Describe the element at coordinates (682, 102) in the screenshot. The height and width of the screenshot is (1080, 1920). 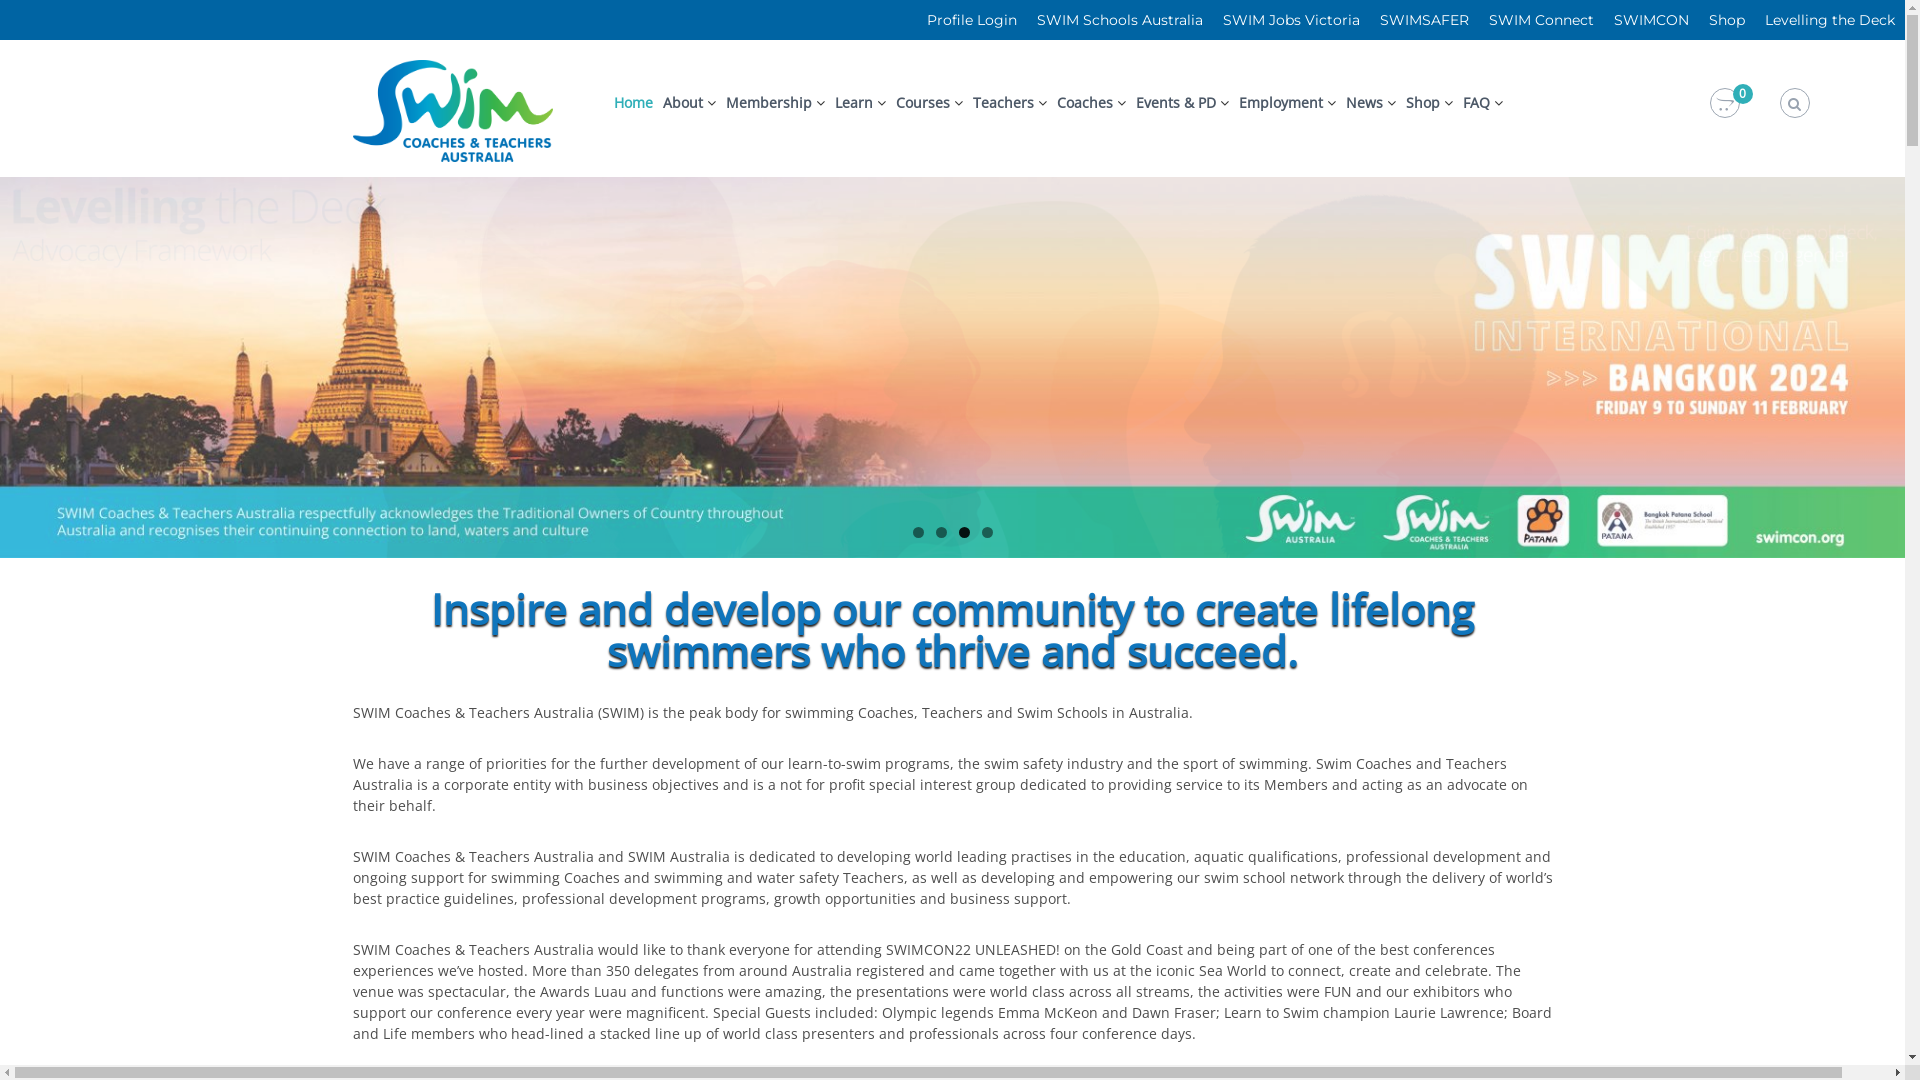
I see `'About'` at that location.